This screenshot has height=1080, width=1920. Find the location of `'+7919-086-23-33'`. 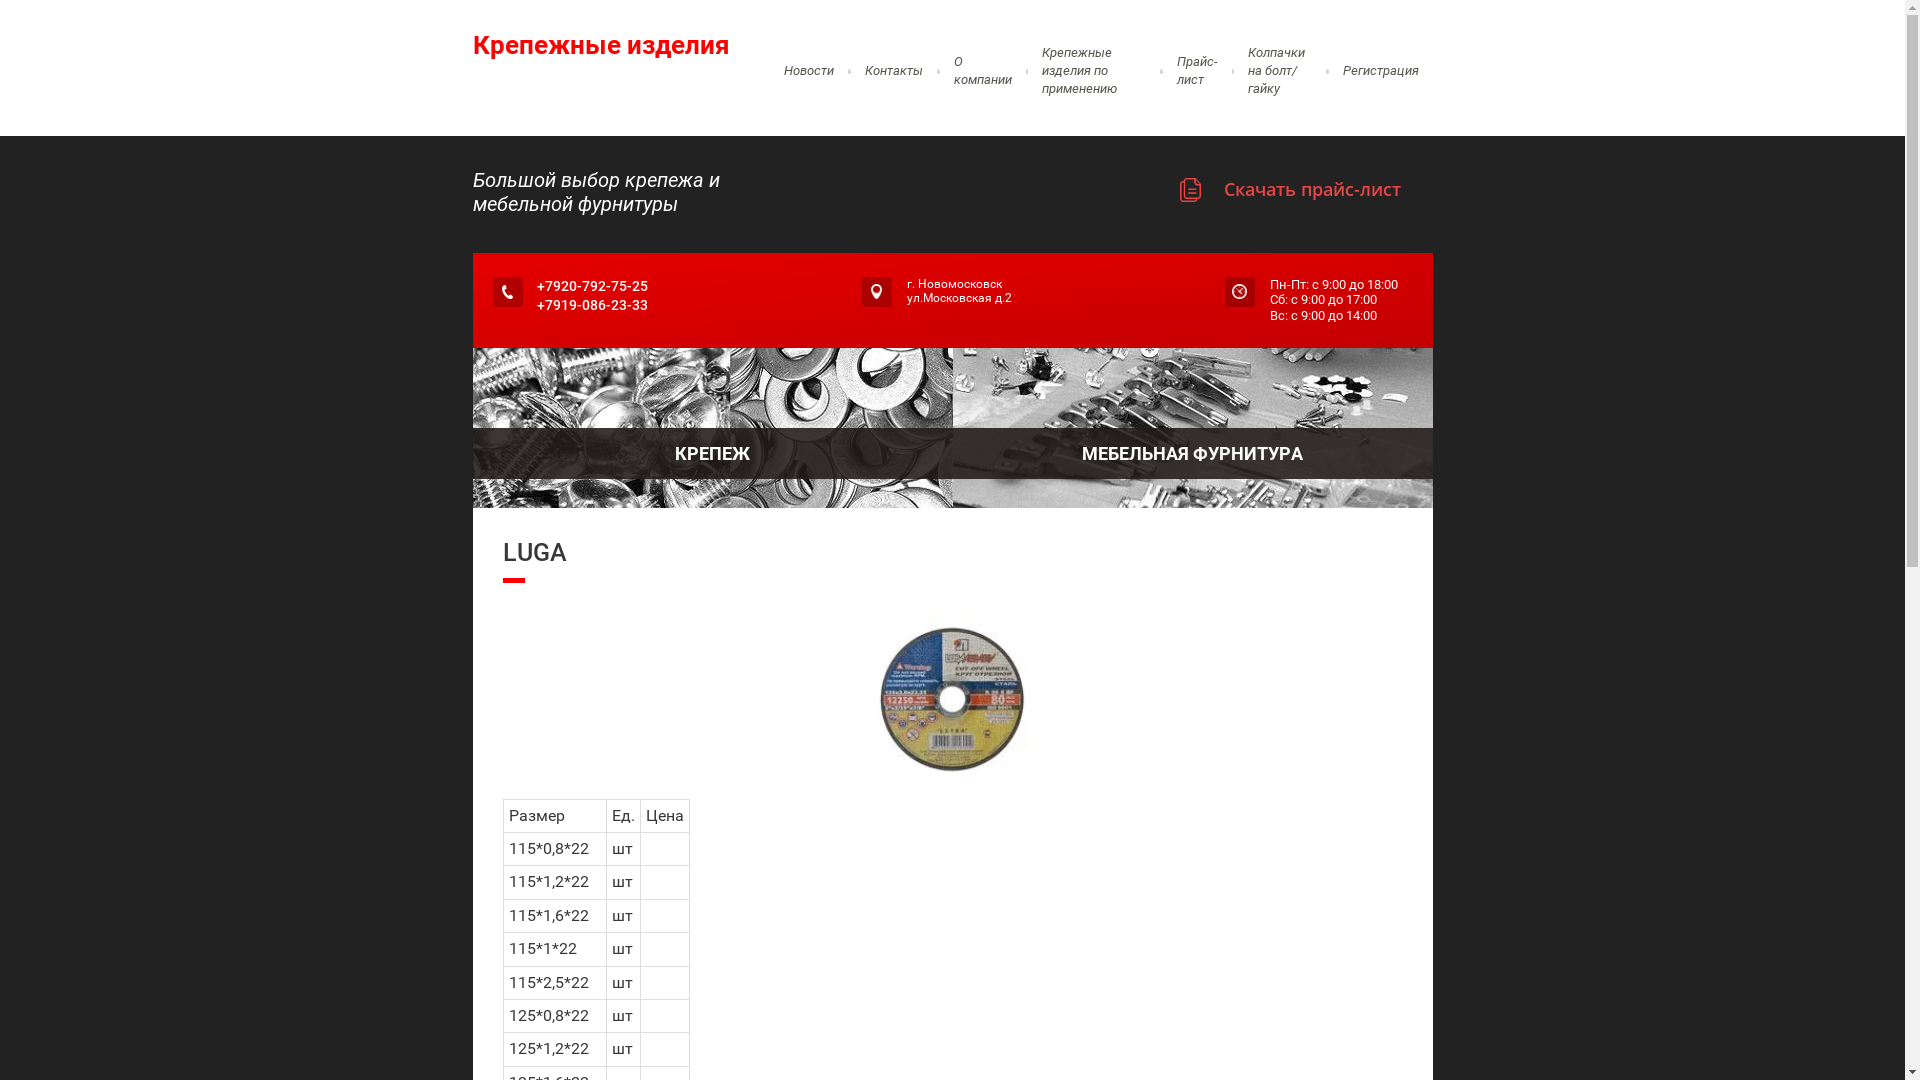

'+7919-086-23-33' is located at coordinates (590, 304).